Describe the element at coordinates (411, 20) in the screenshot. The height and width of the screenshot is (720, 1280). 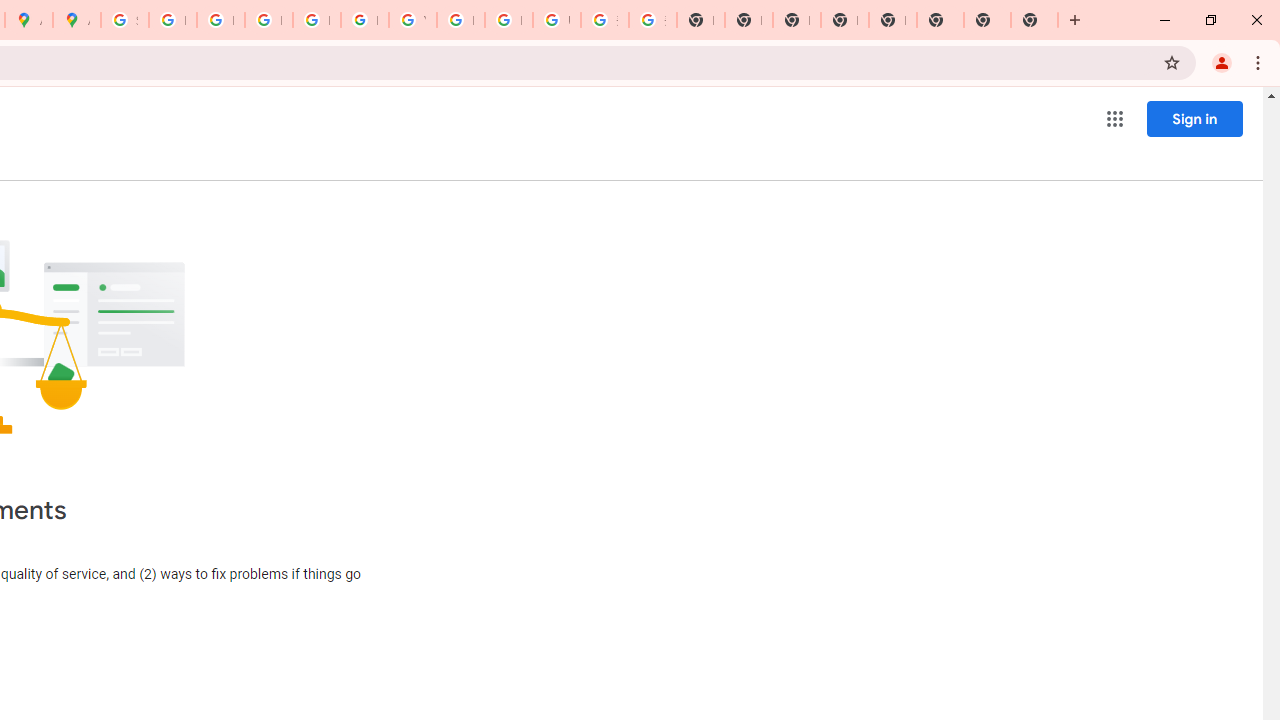
I see `'YouTube'` at that location.